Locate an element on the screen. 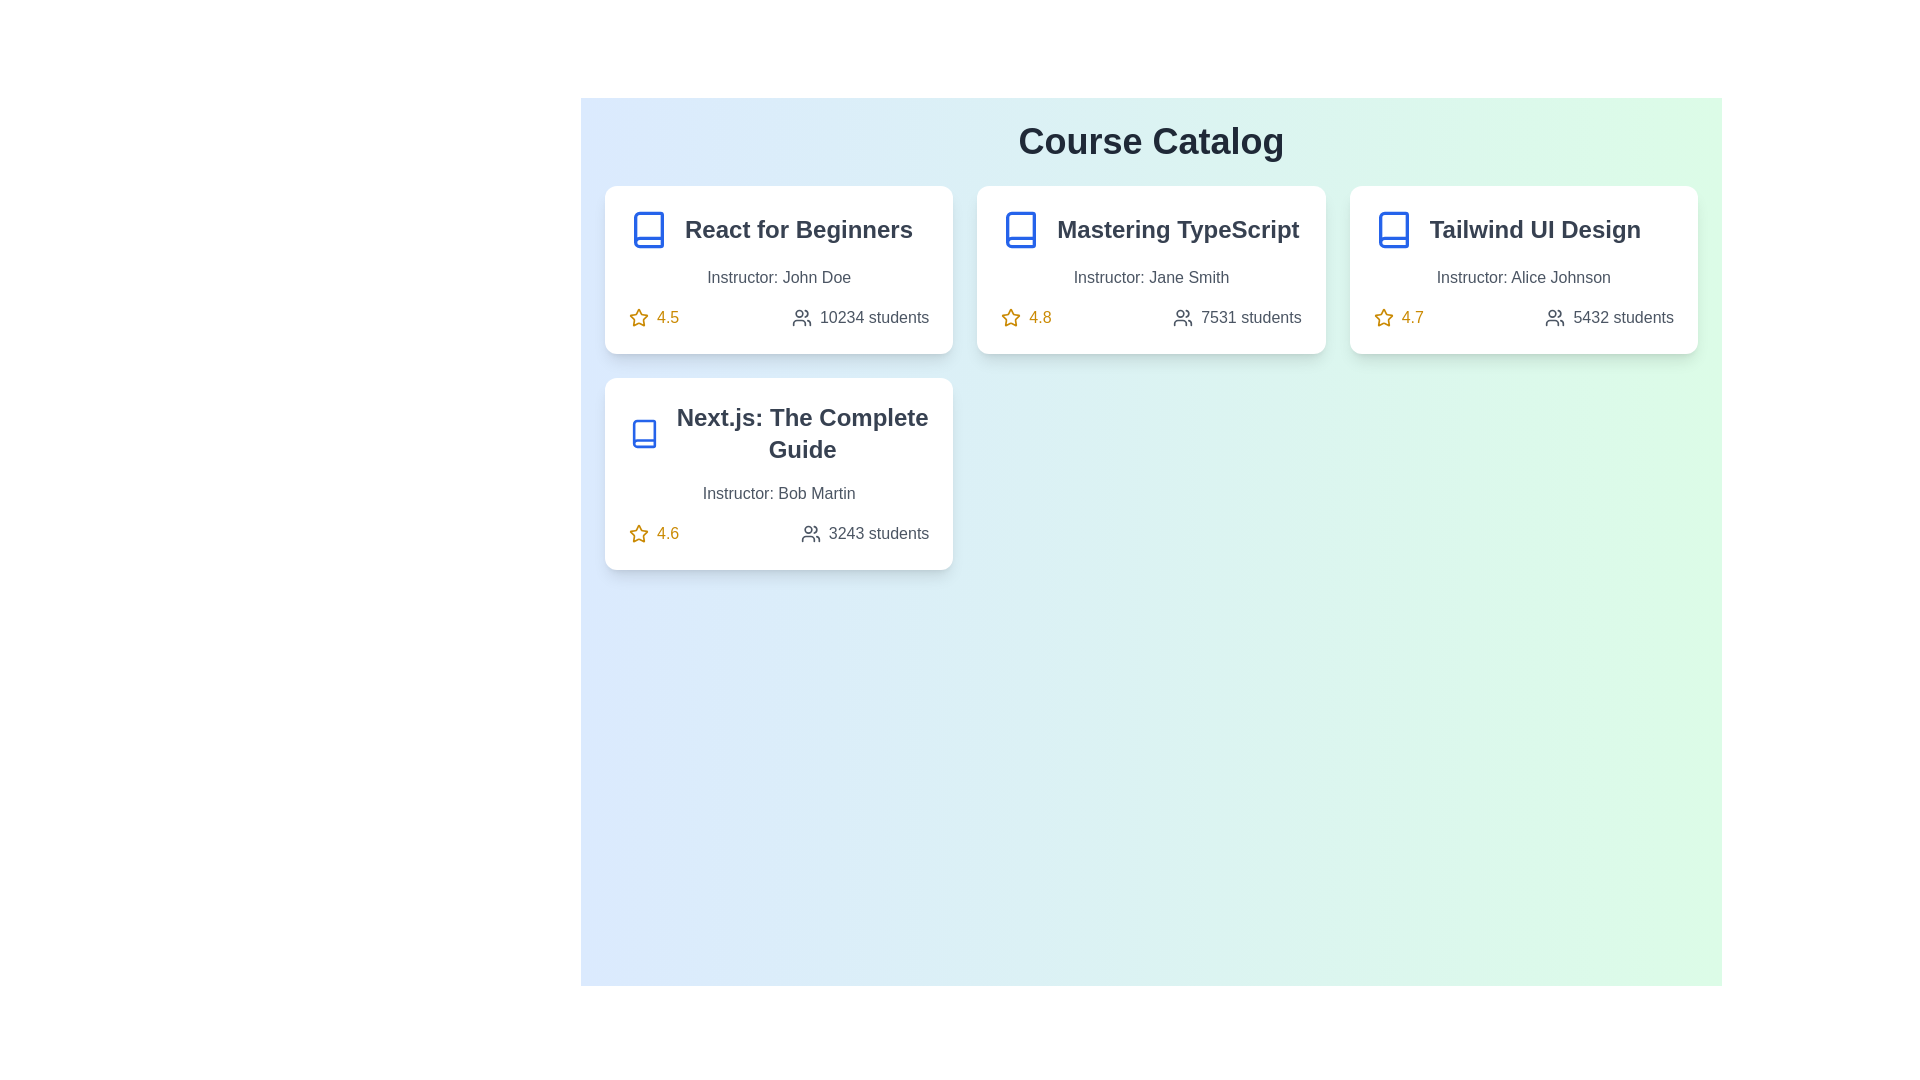  the 'Mastering TypeScript' course card, which is the second card in the top row of a three-card grid layout, positioned between 'React for Beginners' and 'Tailwind UI Design' is located at coordinates (1151, 270).